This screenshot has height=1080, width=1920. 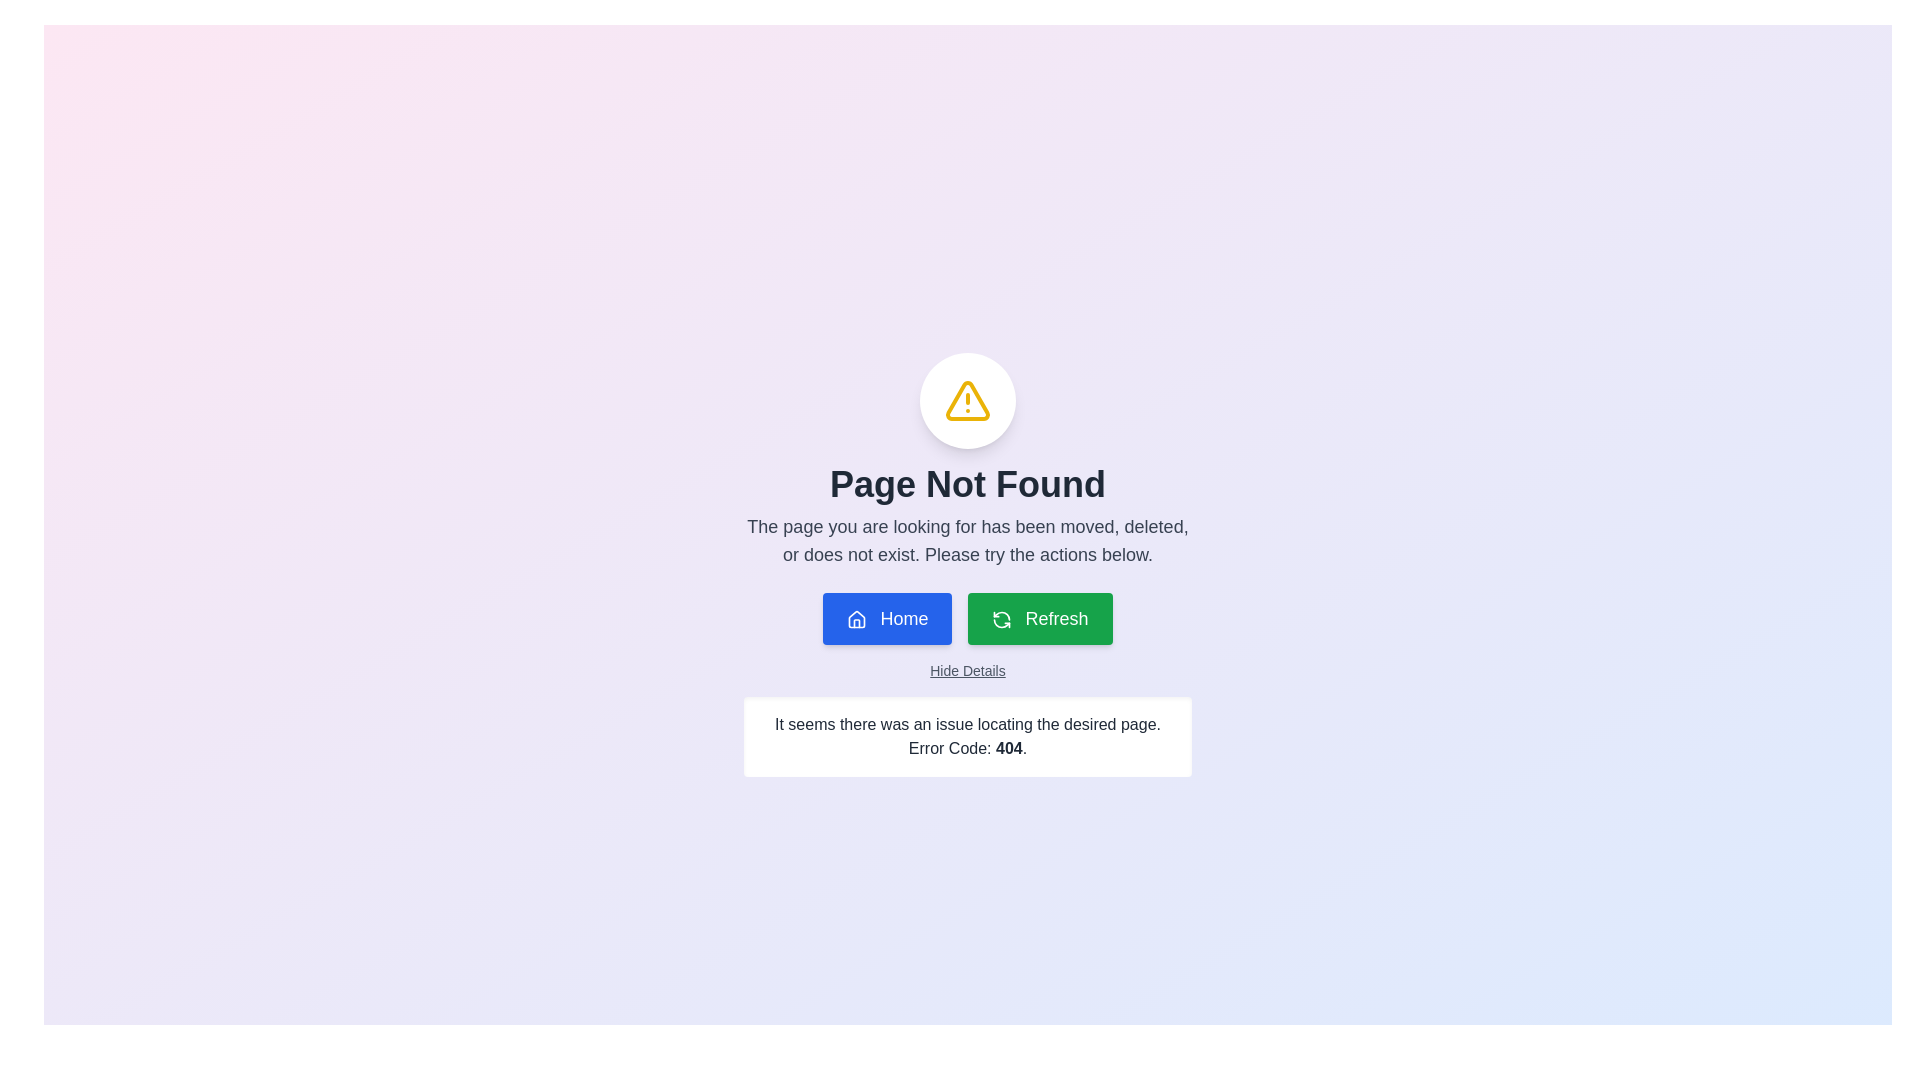 I want to click on the error or warning icon that indicates a 404 error, located above the 'Page Not Found' heading, so click(x=968, y=401).